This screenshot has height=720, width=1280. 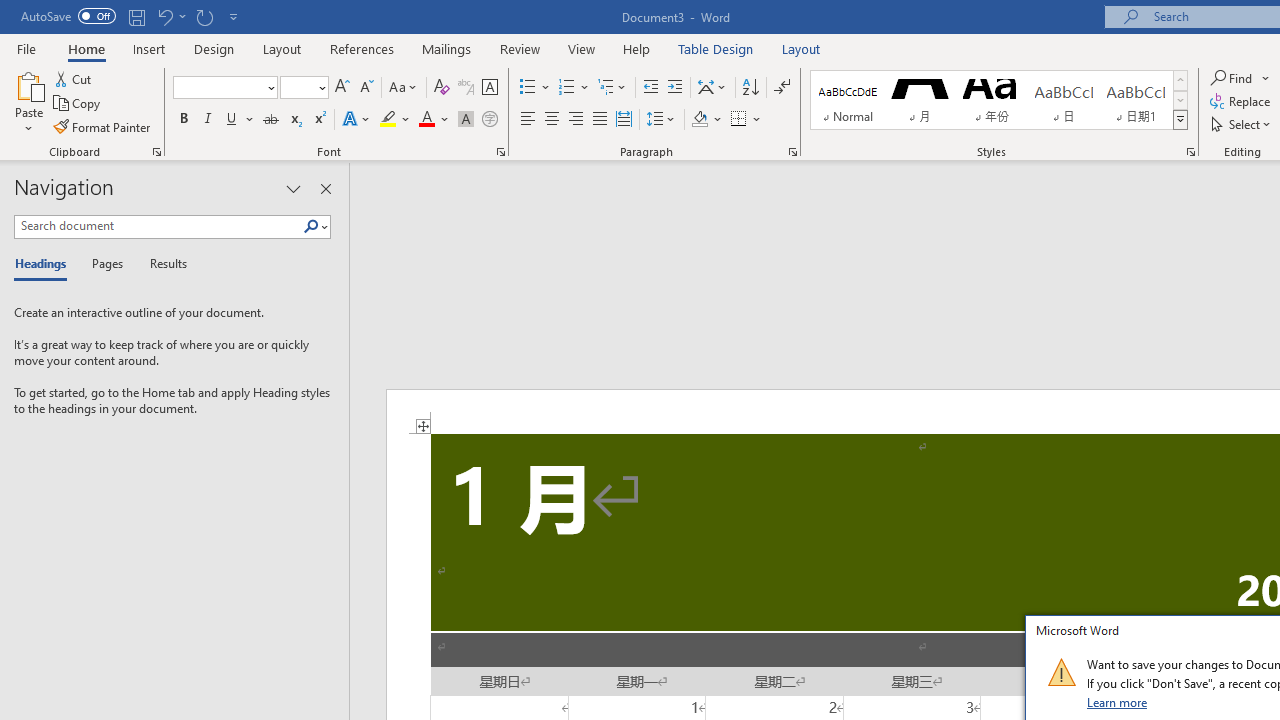 What do you see at coordinates (170, 16) in the screenshot?
I see `'Undo Text Fill Effect'` at bounding box center [170, 16].